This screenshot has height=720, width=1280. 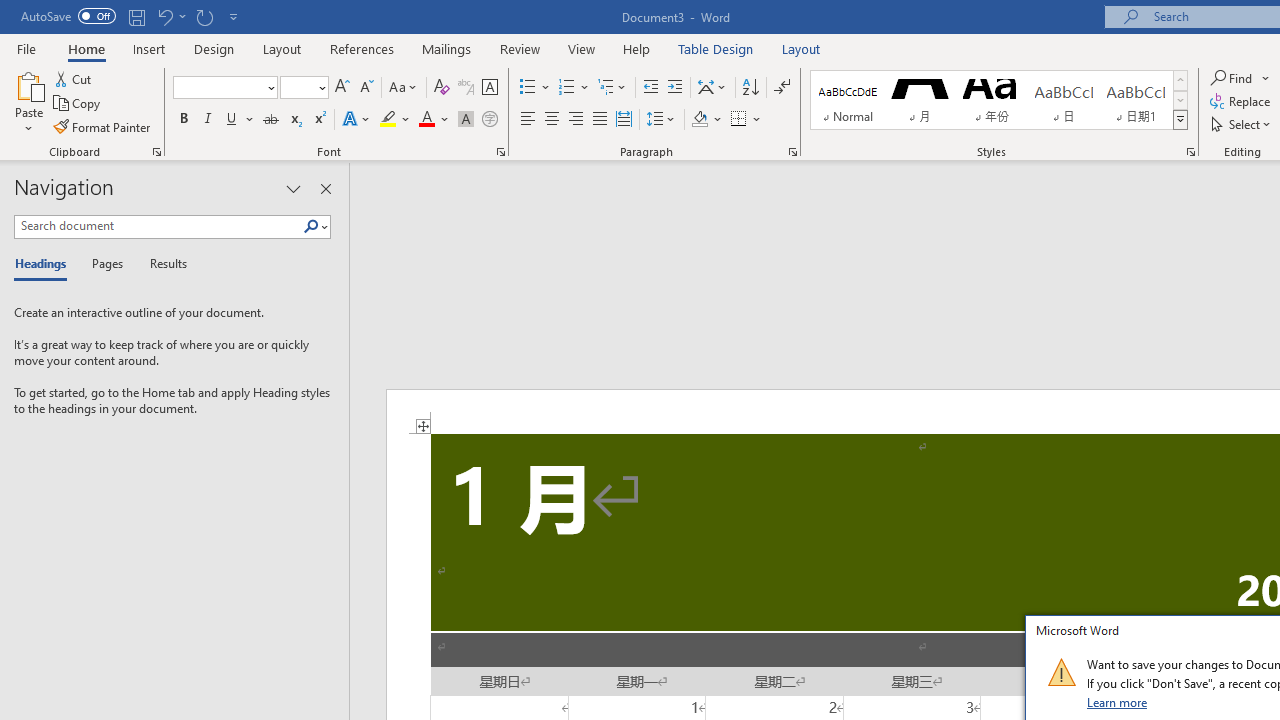 What do you see at coordinates (170, 16) in the screenshot?
I see `'Undo Text Fill Effect'` at bounding box center [170, 16].